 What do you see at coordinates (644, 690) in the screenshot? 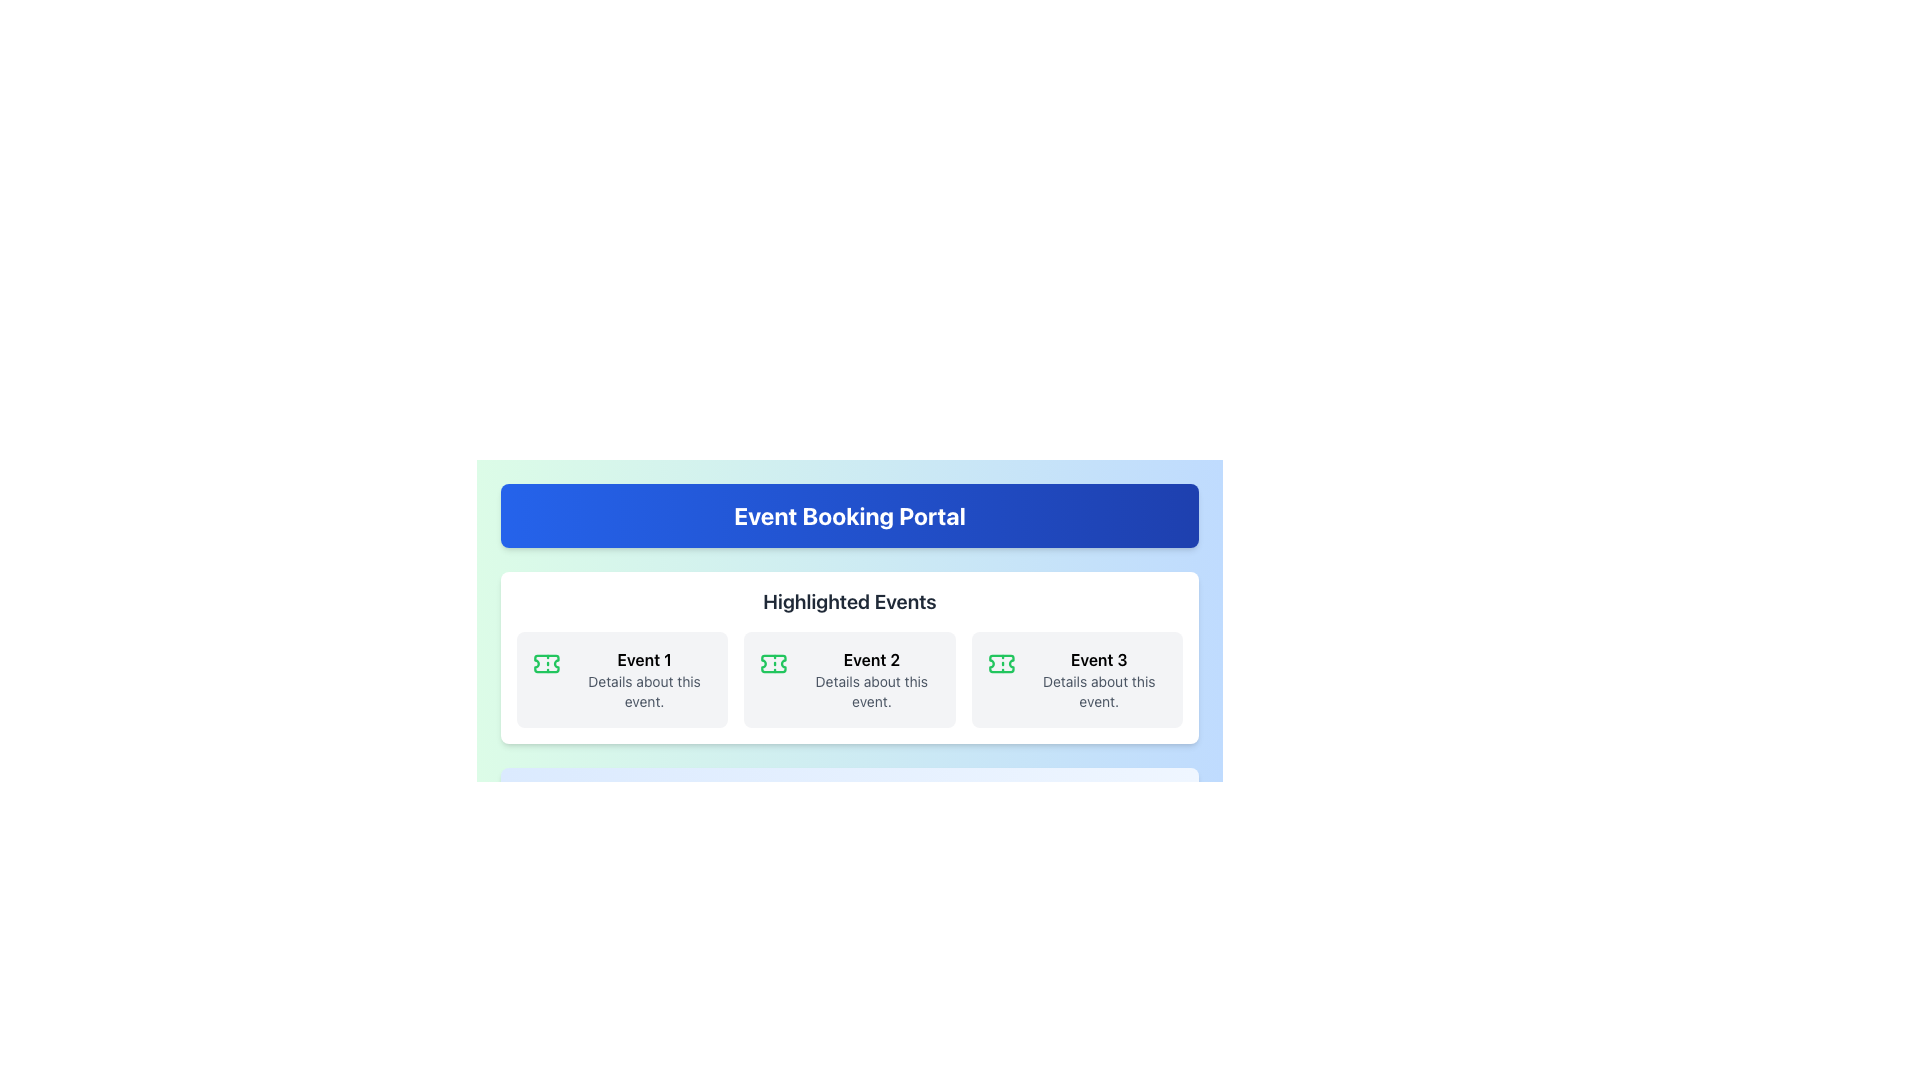
I see `the static text label that displays 'Details about this event.' which is located directly underneath the 'Event 1' title in the 'Highlighted Events' section` at bounding box center [644, 690].